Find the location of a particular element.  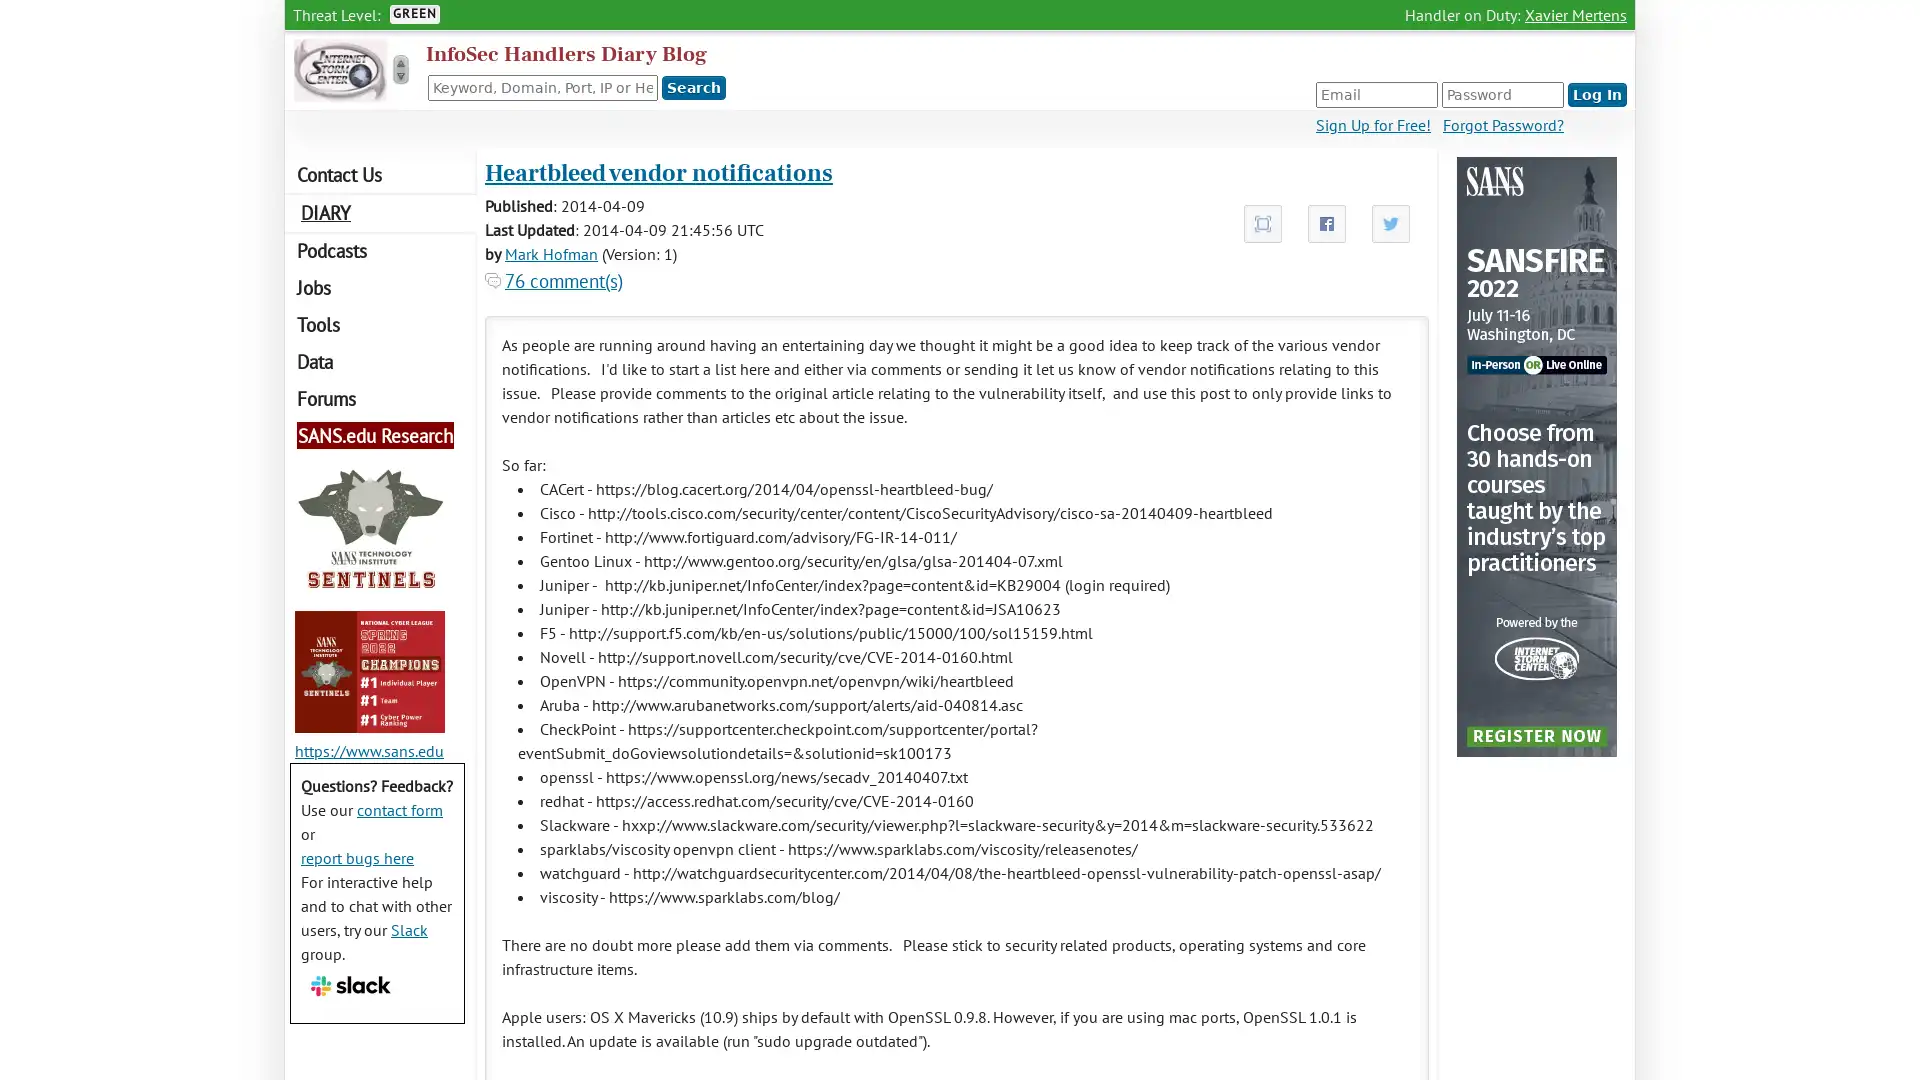

Search is located at coordinates (694, 87).